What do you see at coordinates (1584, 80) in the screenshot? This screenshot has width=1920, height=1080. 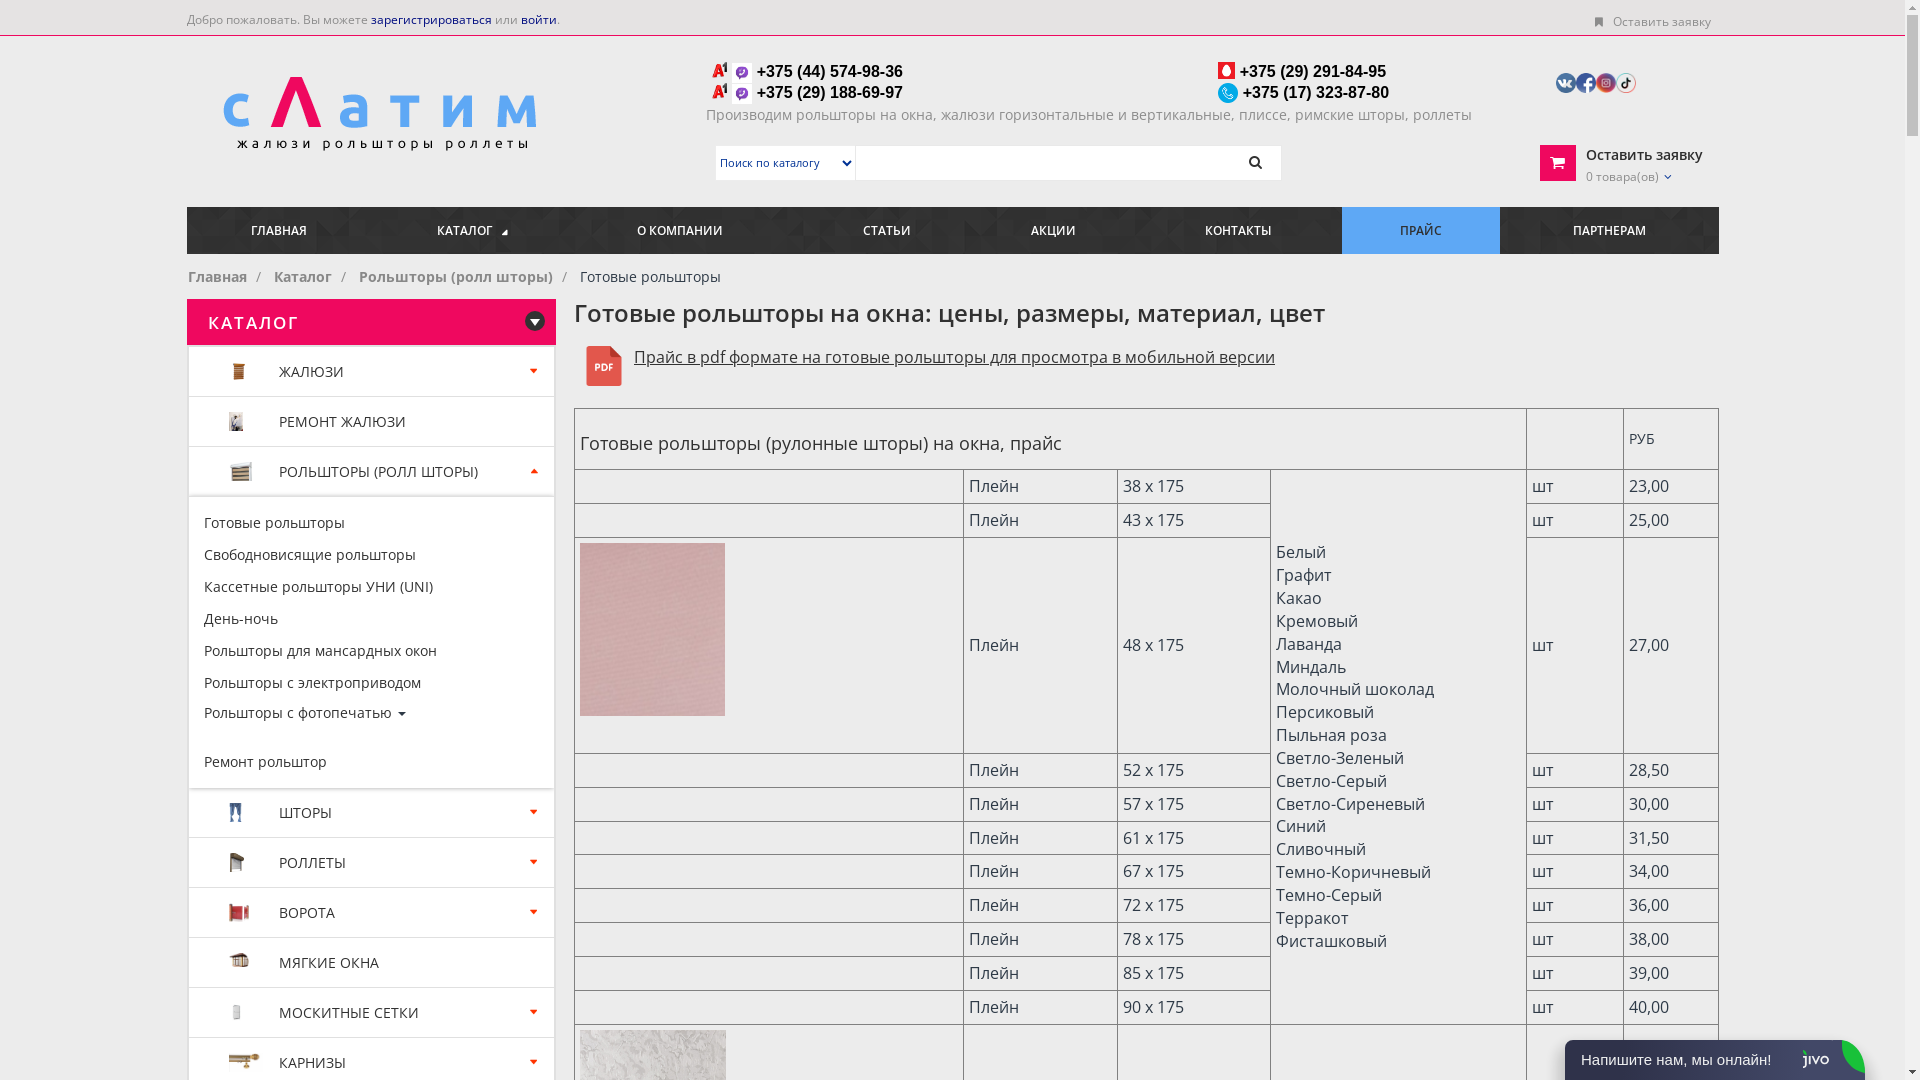 I see `'Slatim facebook'` at bounding box center [1584, 80].